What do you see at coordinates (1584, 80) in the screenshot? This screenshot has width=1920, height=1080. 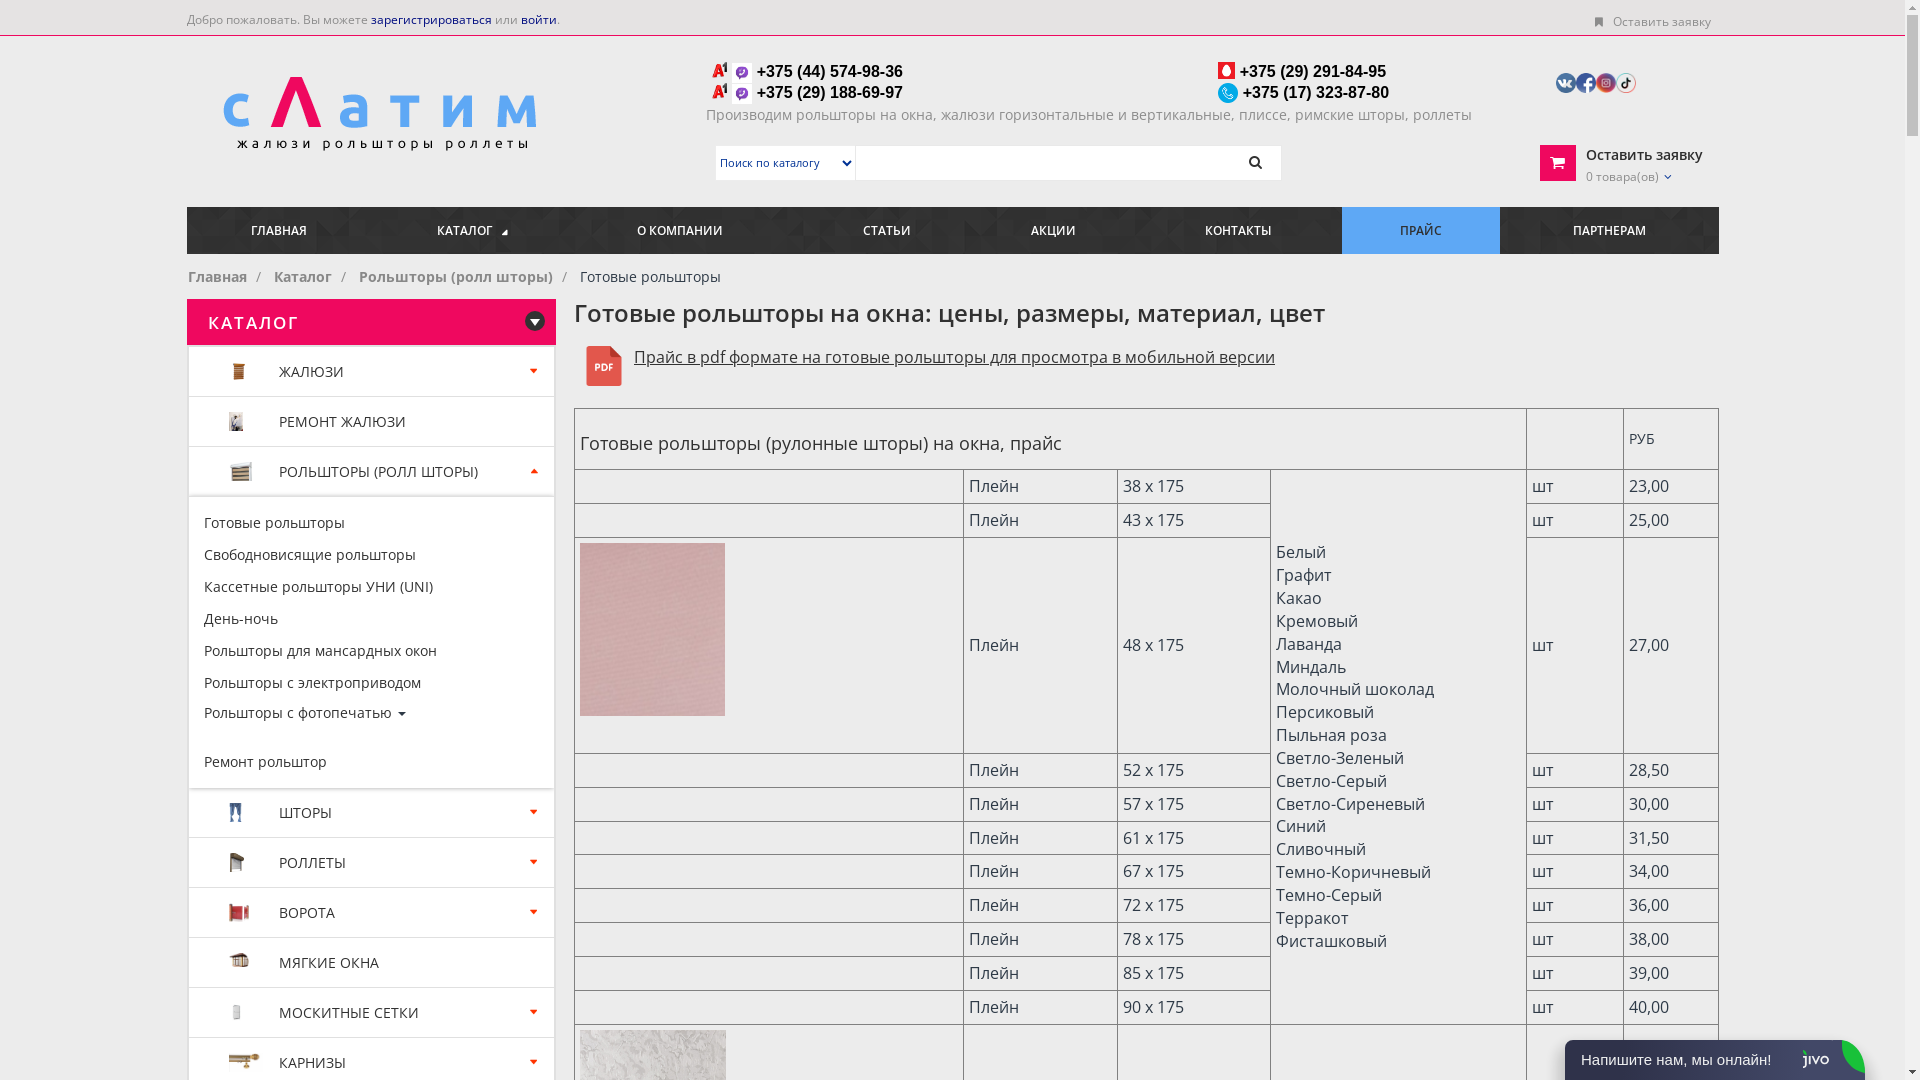 I see `'Slatim facebook'` at bounding box center [1584, 80].